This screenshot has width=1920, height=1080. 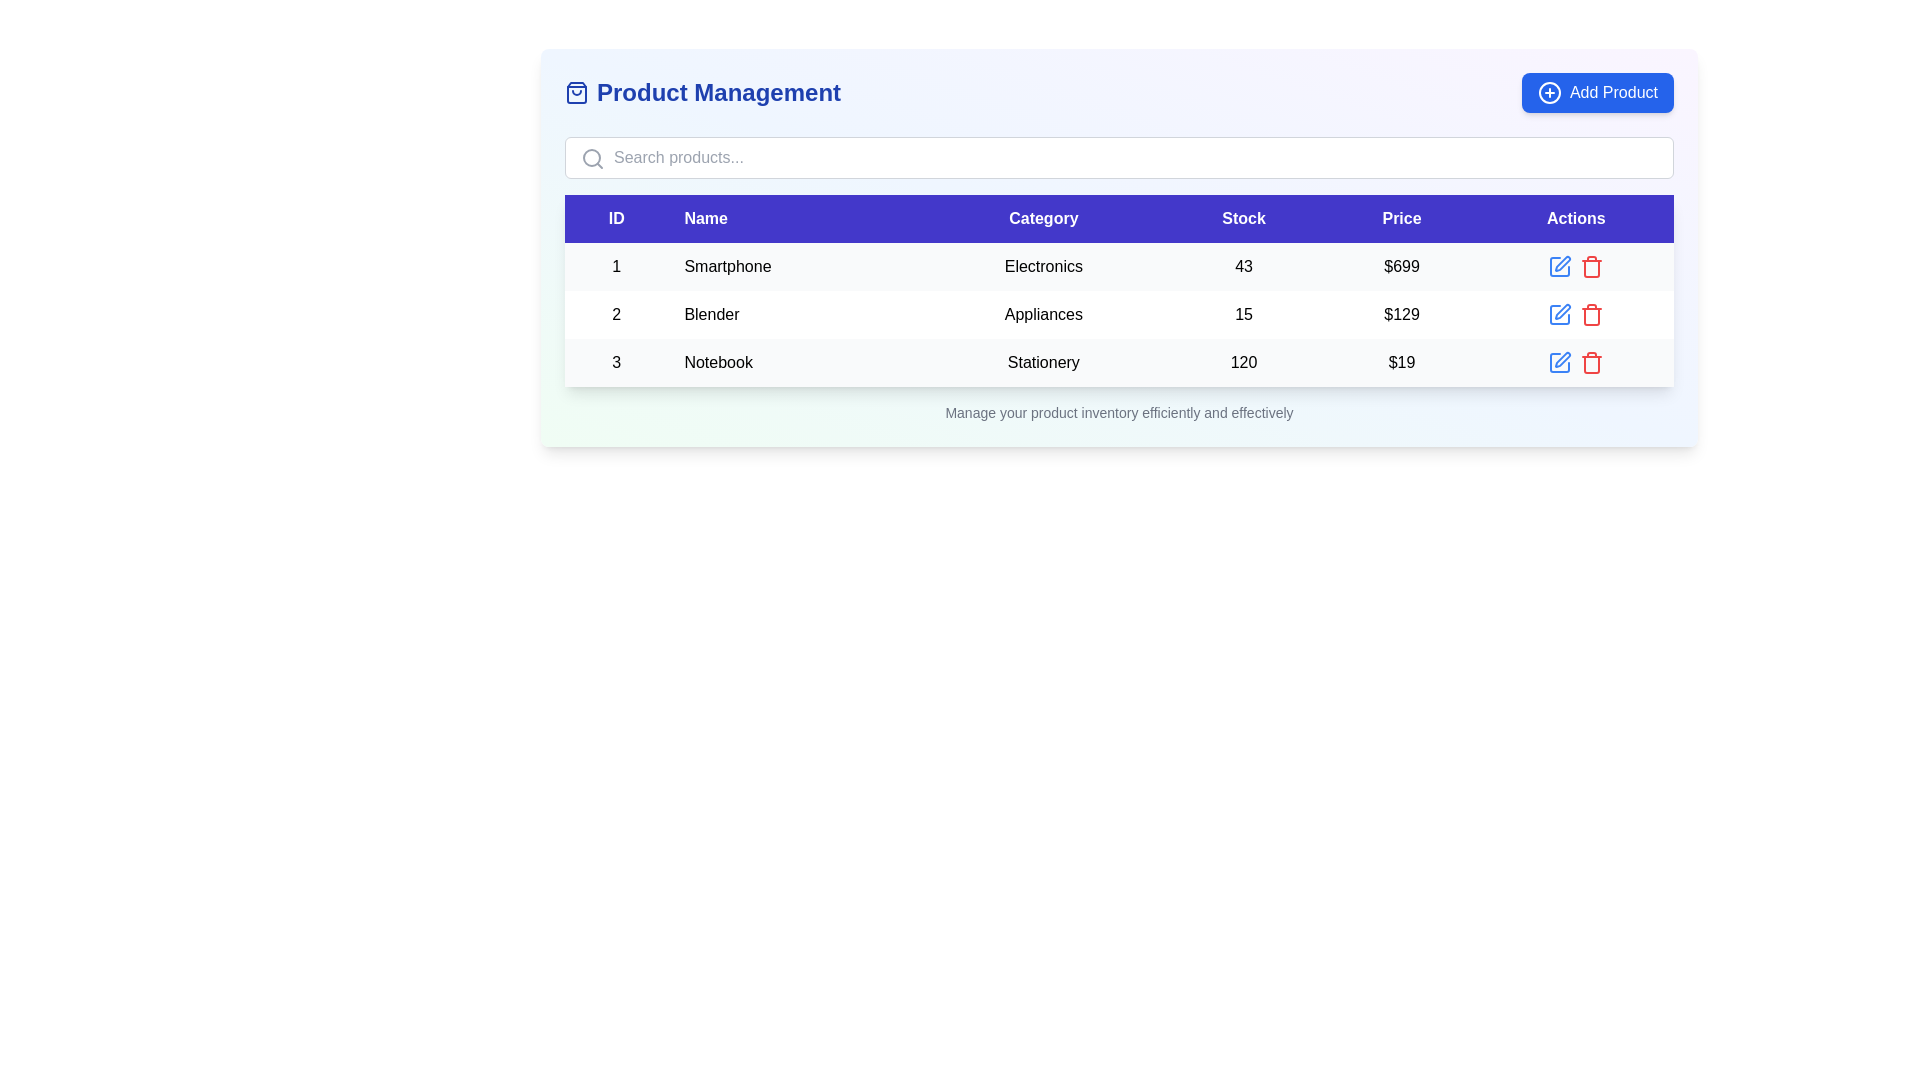 I want to click on the 'Edit' icon button located in the 'Actions' column of the second row of the table to initiate editing, so click(x=1559, y=315).